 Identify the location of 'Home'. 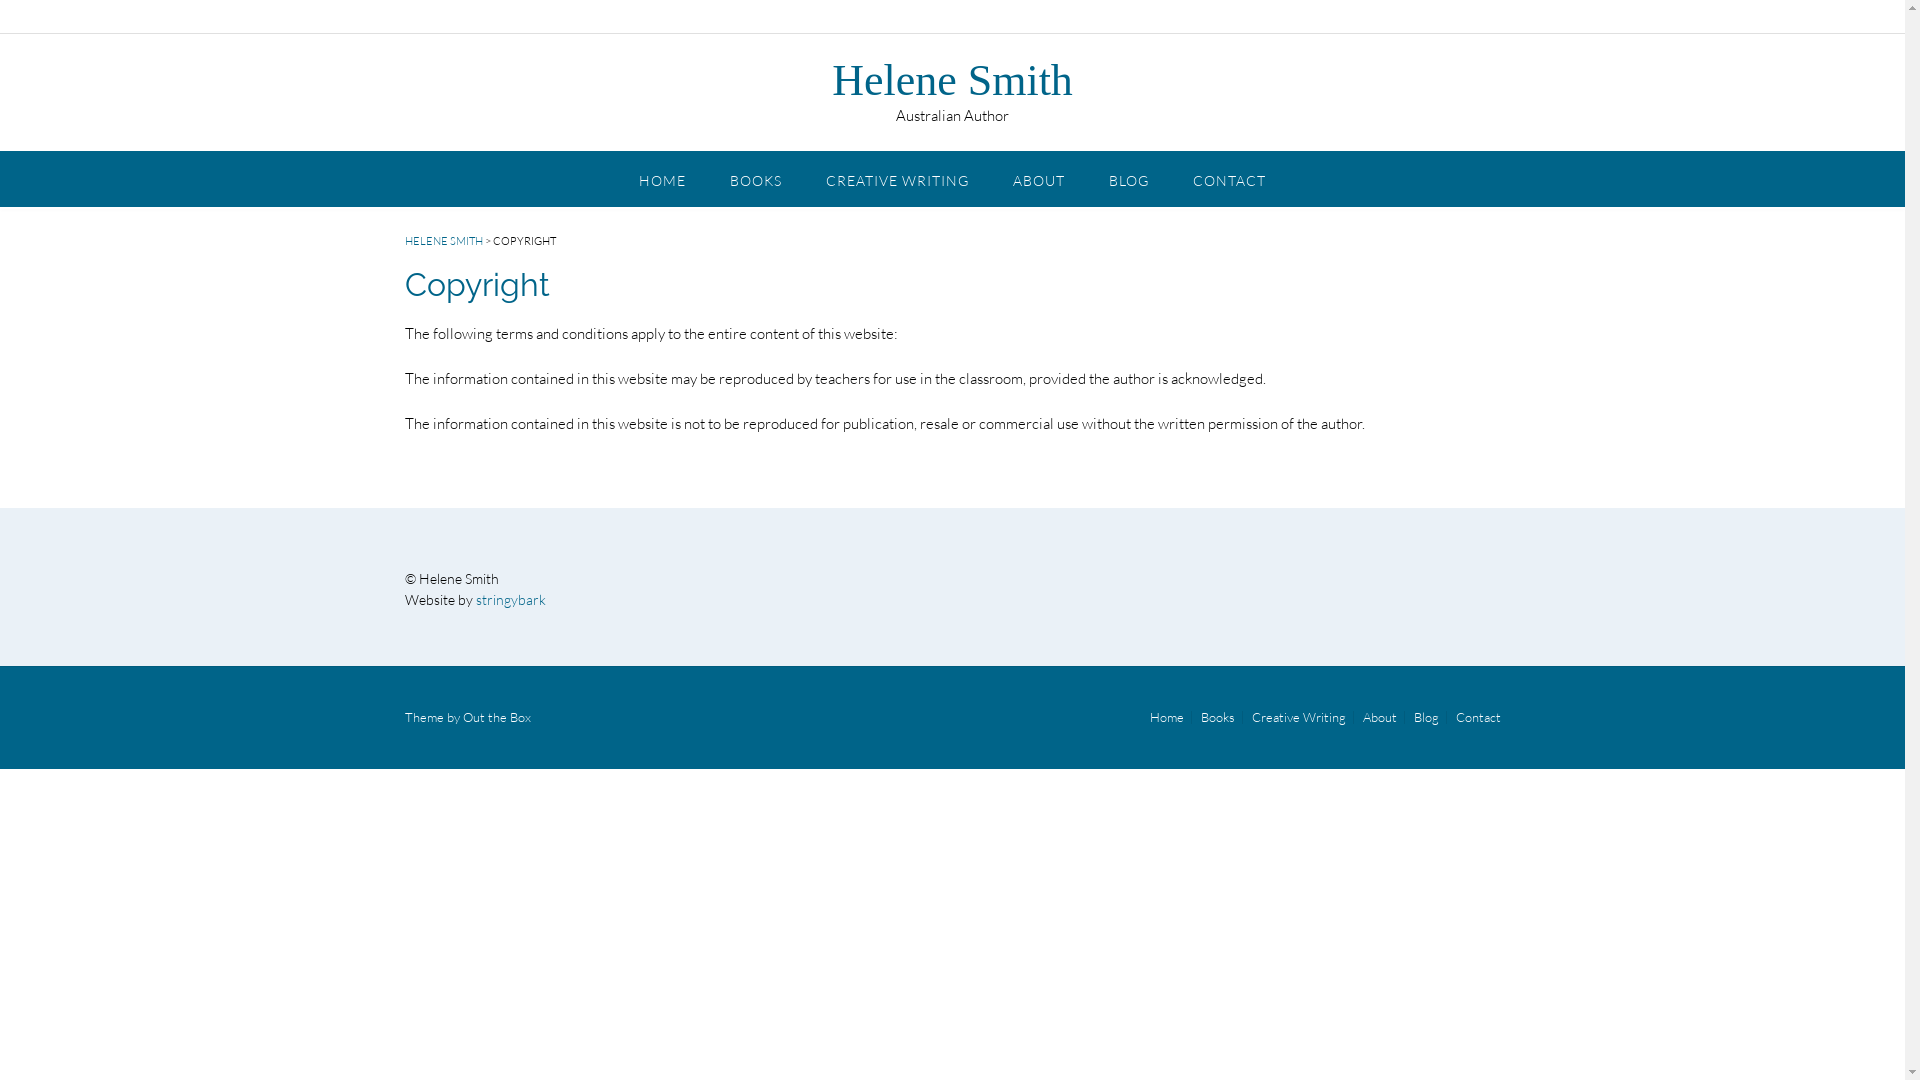
(1166, 716).